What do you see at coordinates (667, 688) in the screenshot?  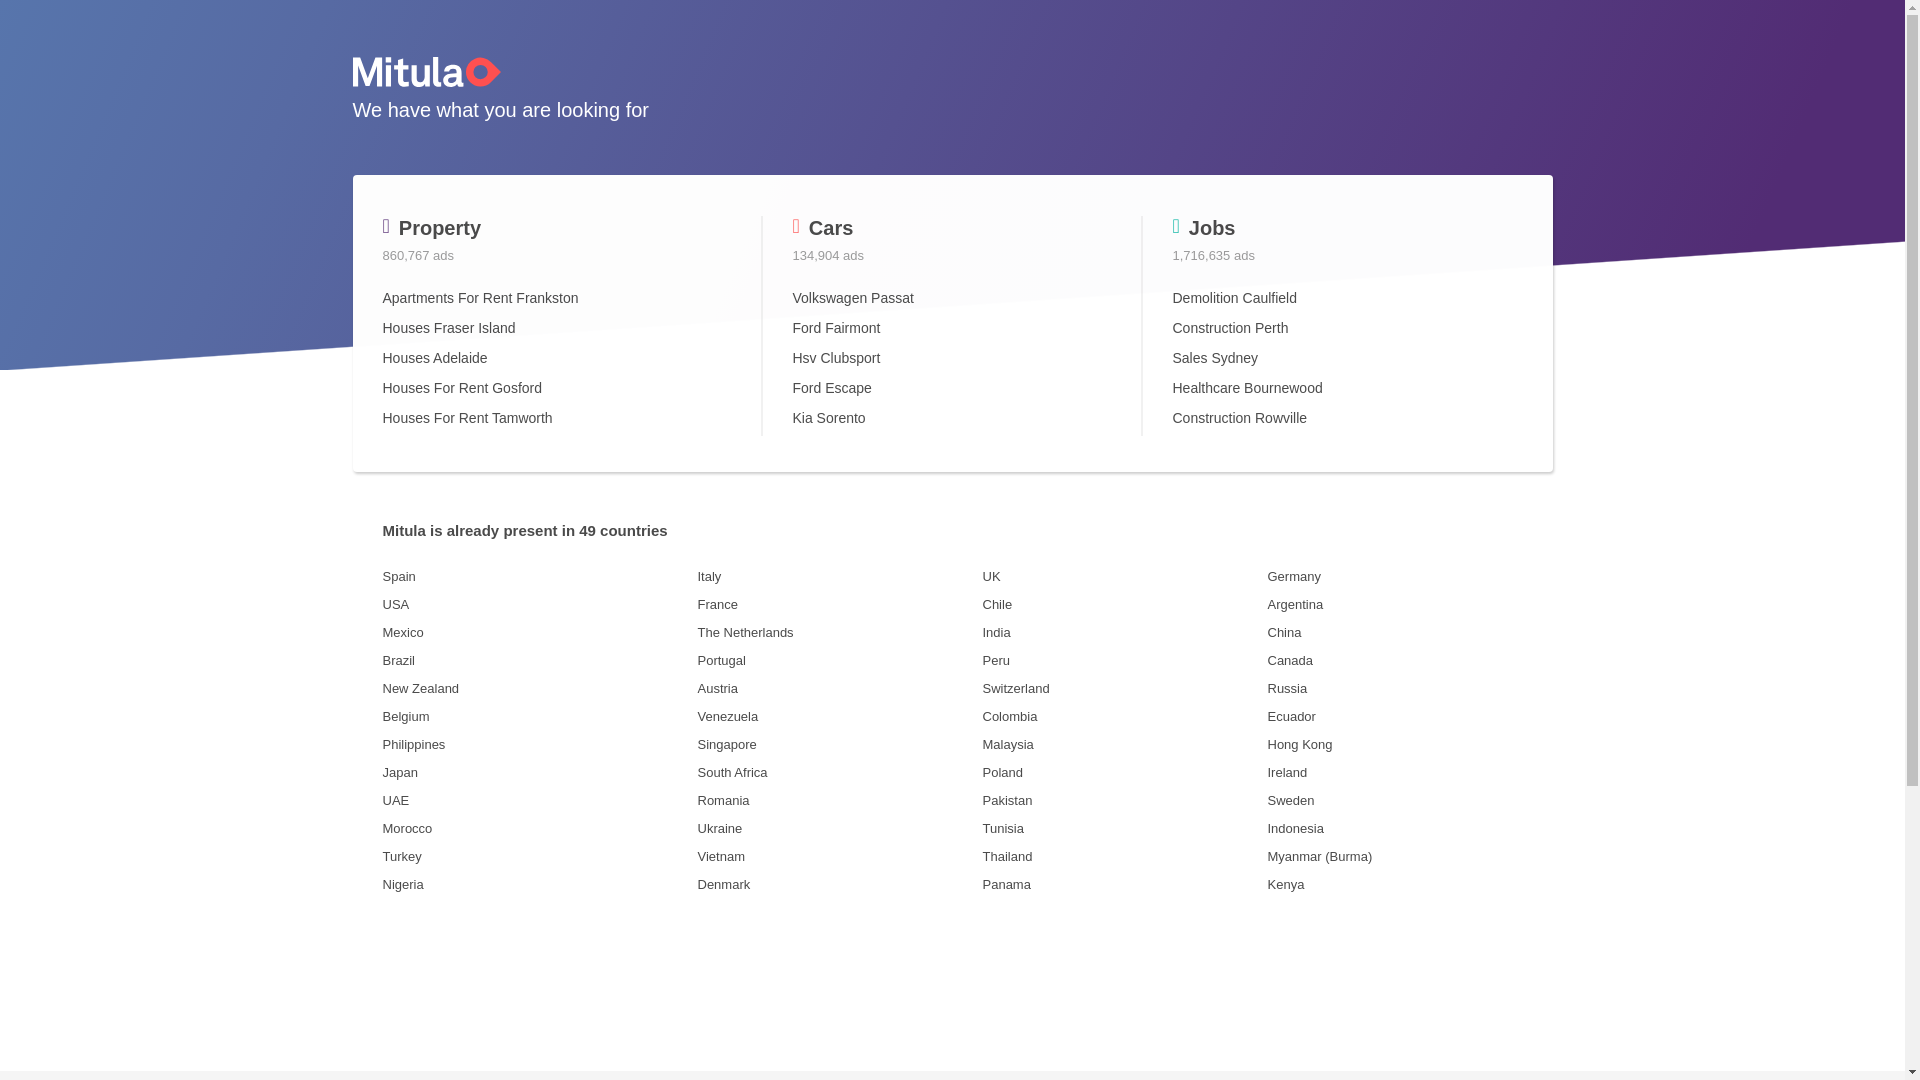 I see `'Austria'` at bounding box center [667, 688].